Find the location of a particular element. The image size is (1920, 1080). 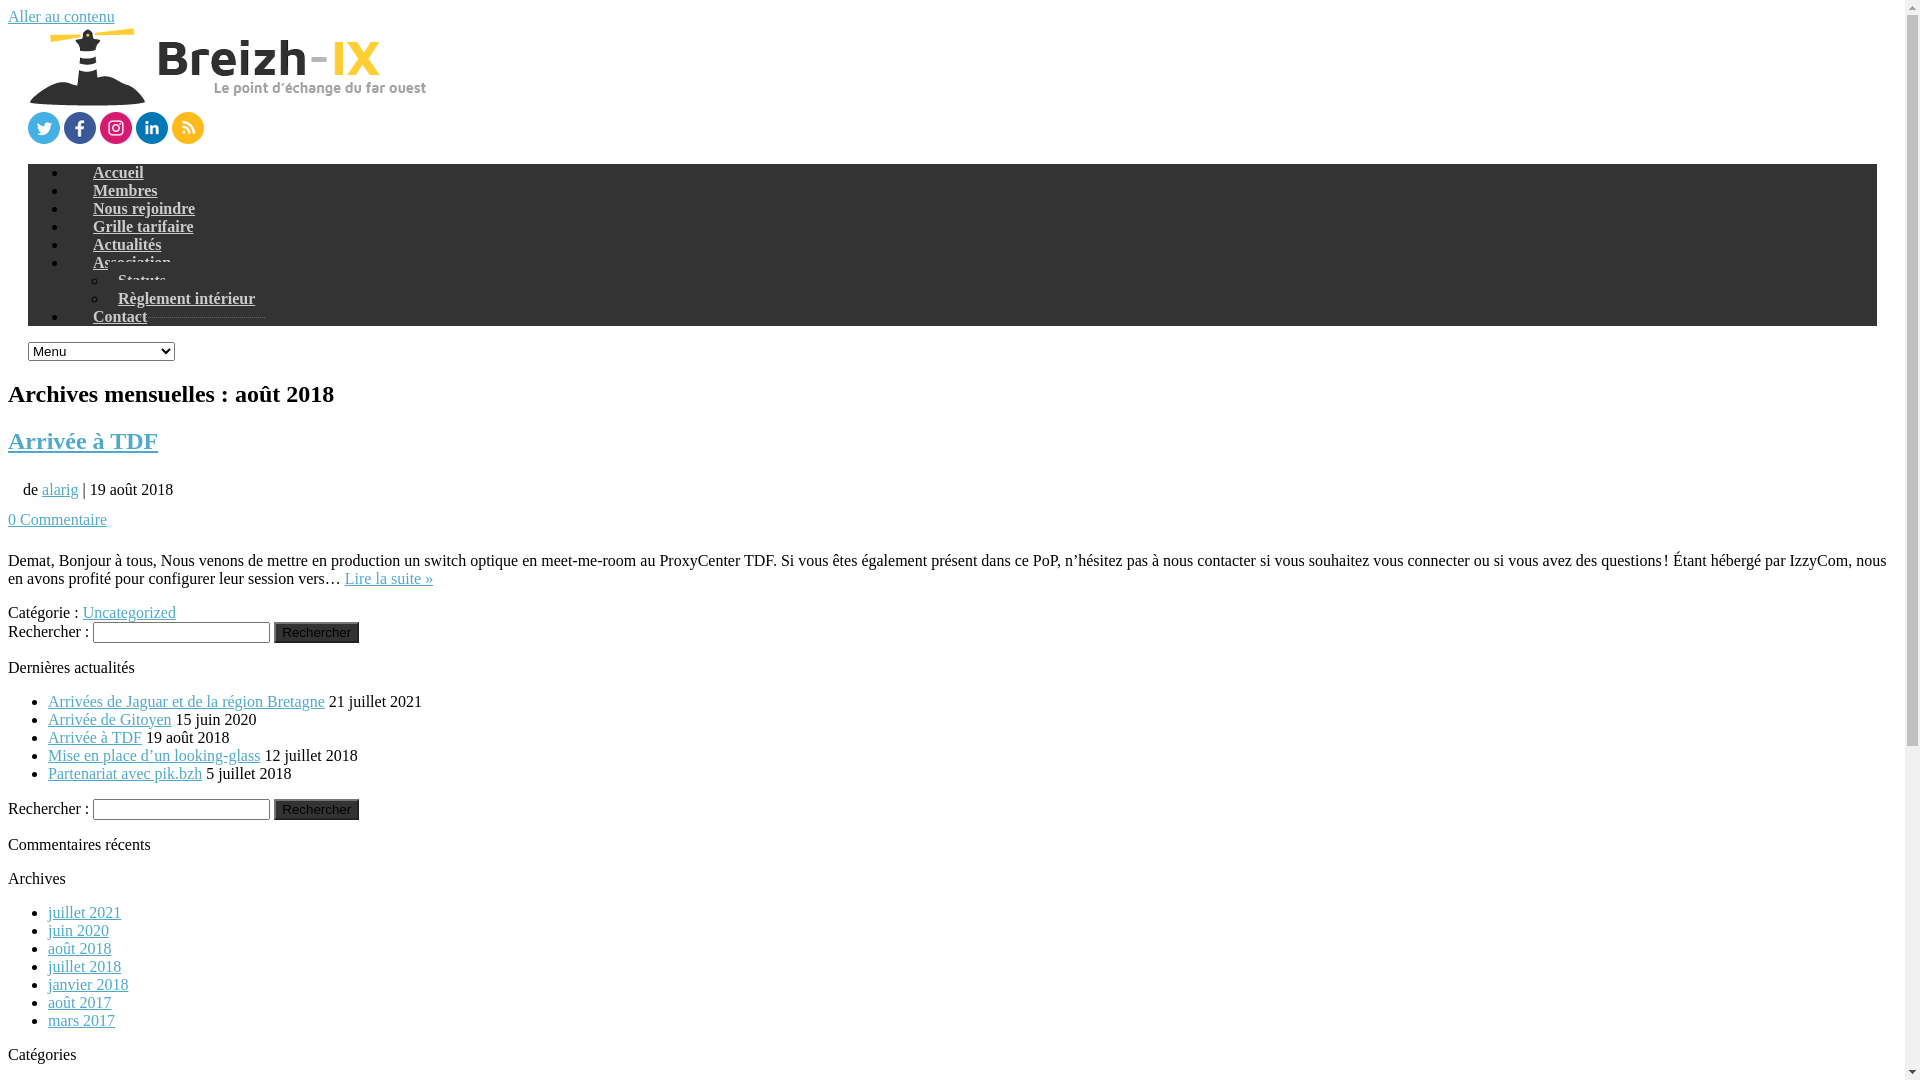

'alarig' is located at coordinates (59, 489).